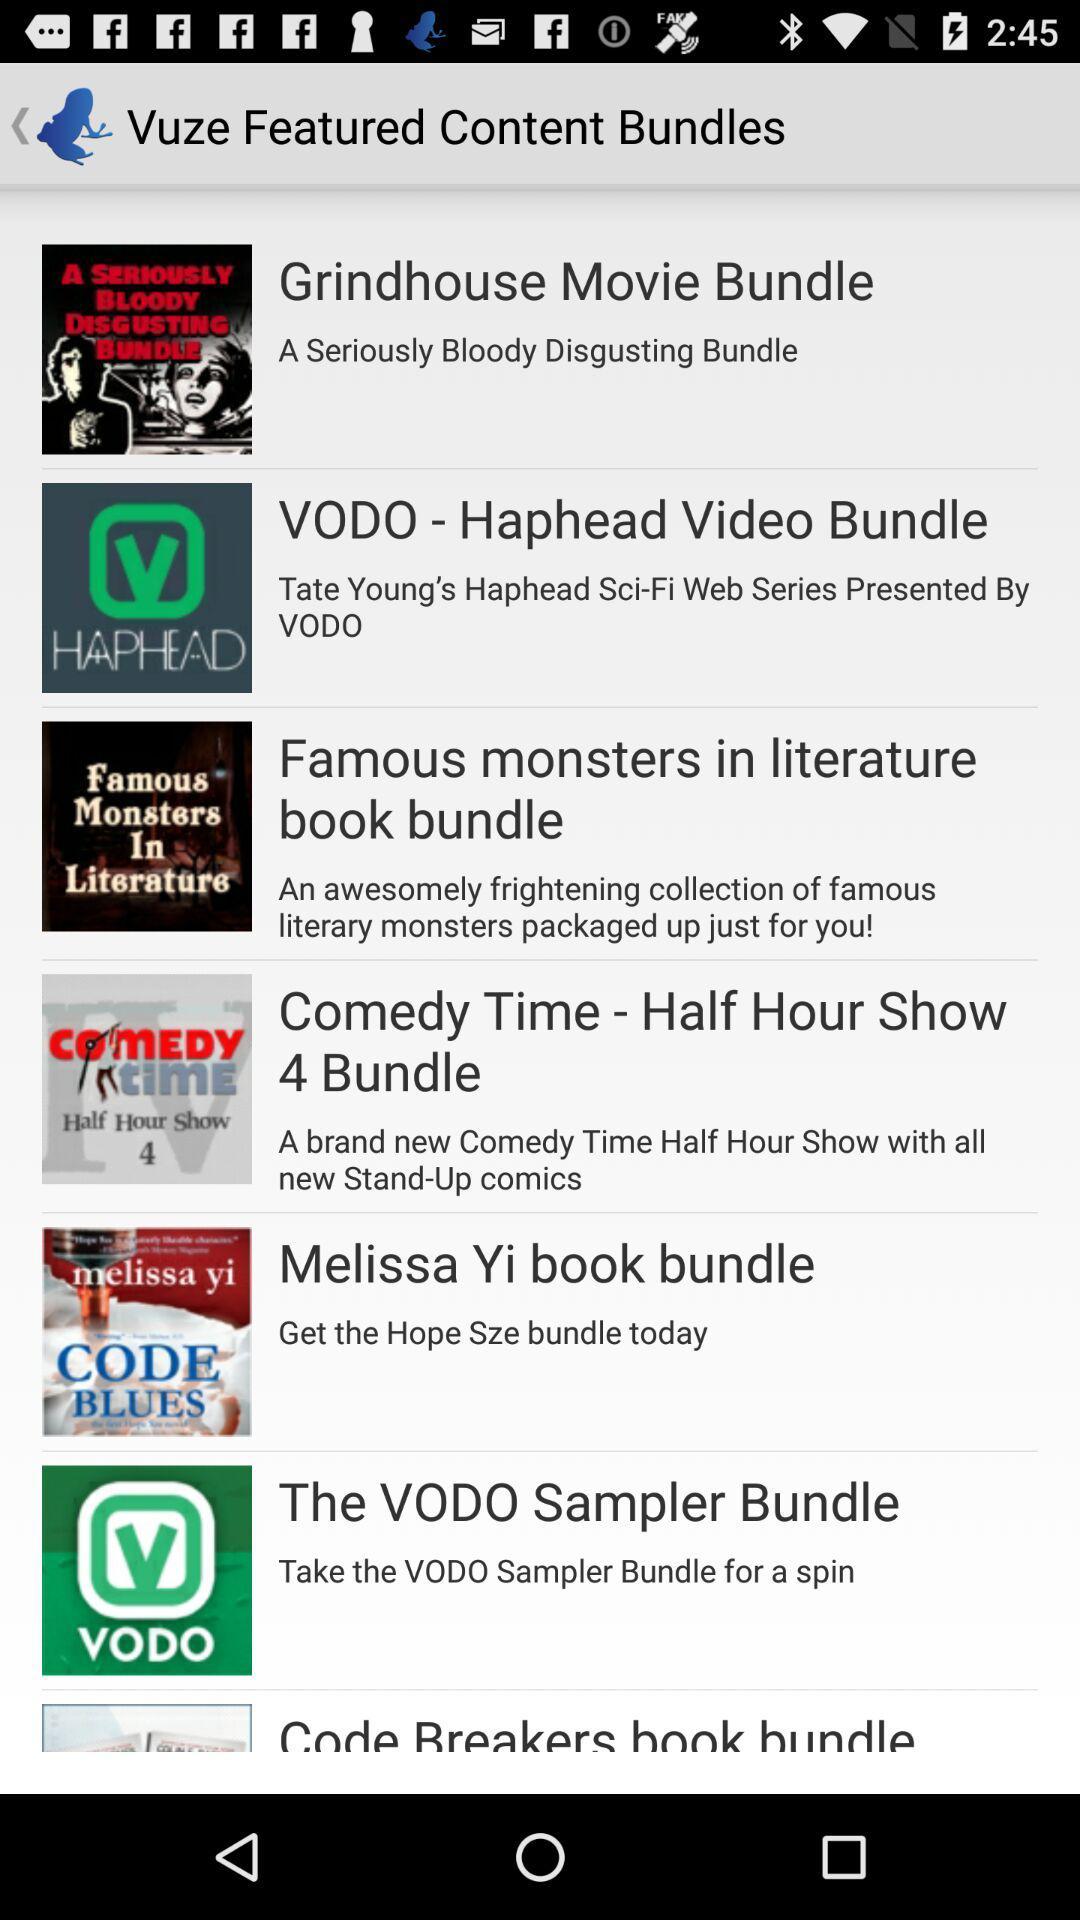 The height and width of the screenshot is (1920, 1080). What do you see at coordinates (658, 898) in the screenshot?
I see `the app above comedy time half item` at bounding box center [658, 898].